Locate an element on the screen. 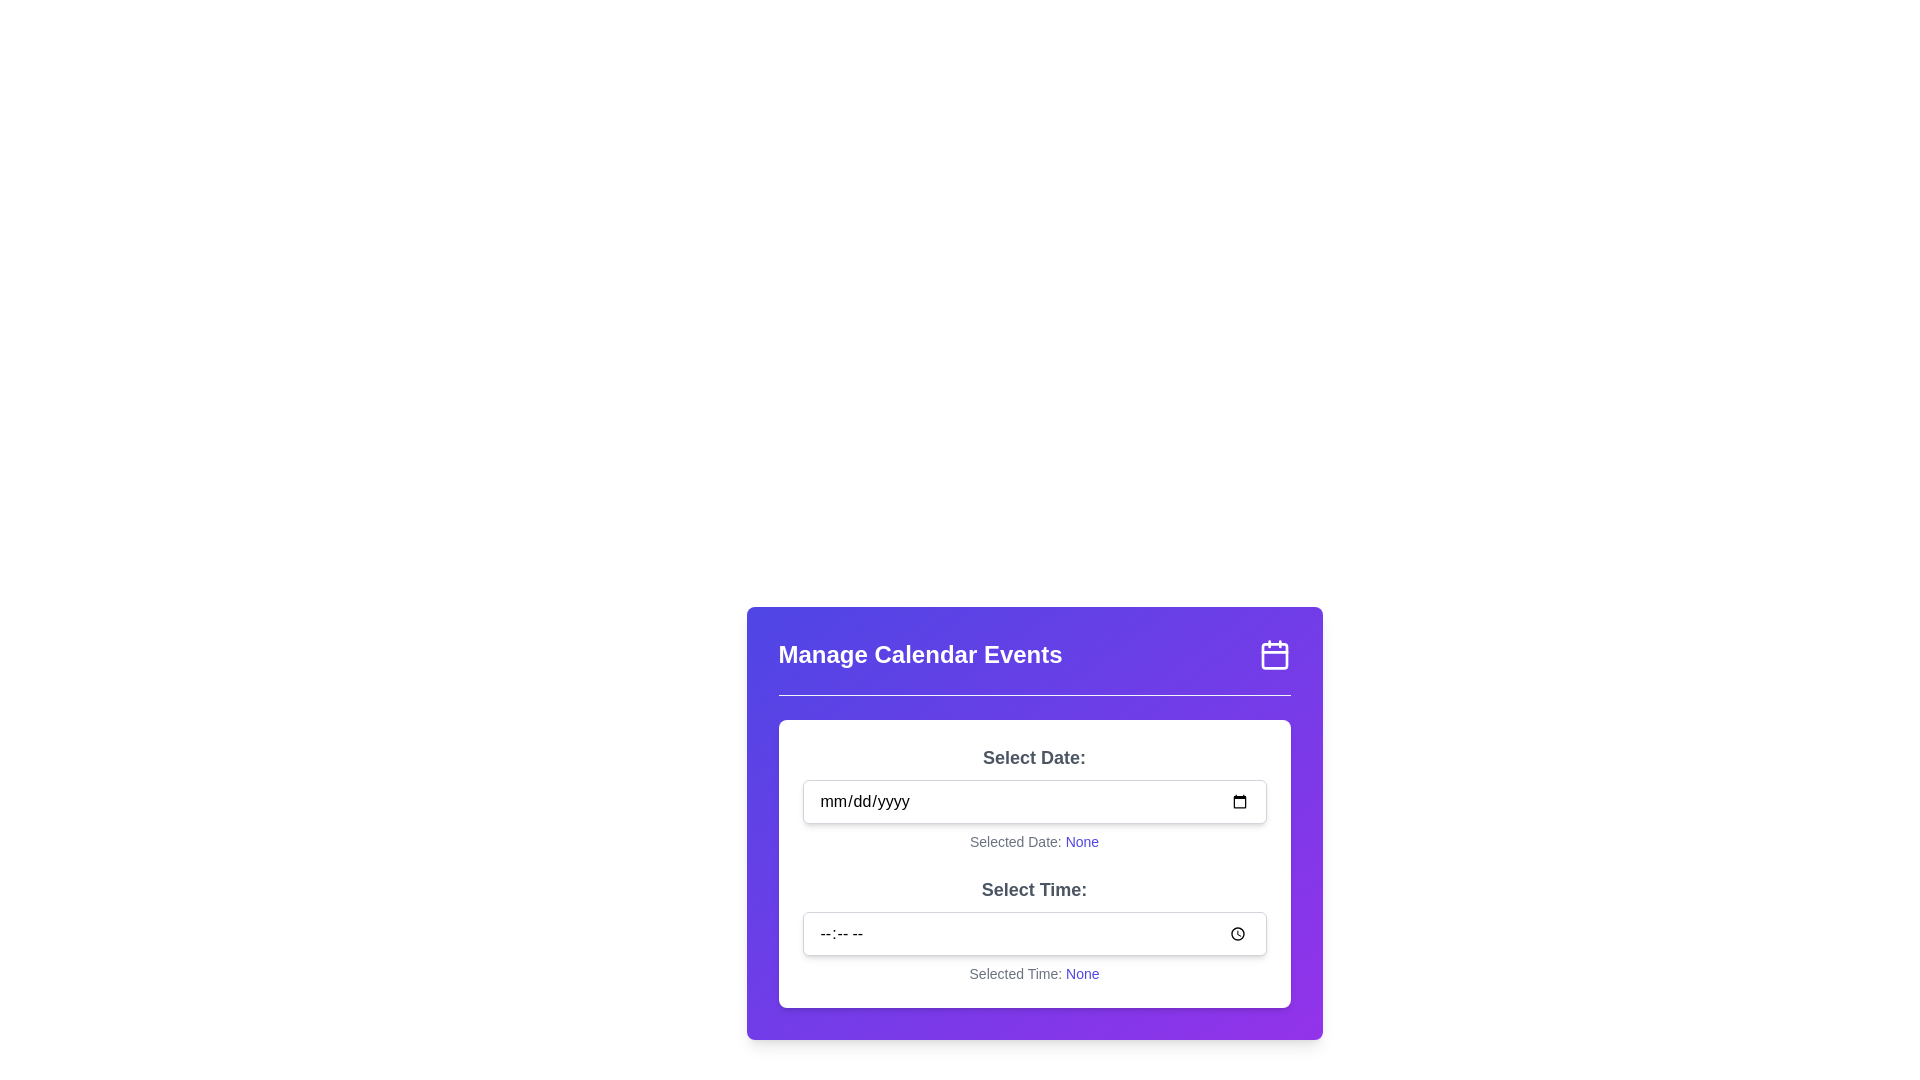 The width and height of the screenshot is (1920, 1080). the Text Header indicating the purpose of the calendar management interface is located at coordinates (919, 655).